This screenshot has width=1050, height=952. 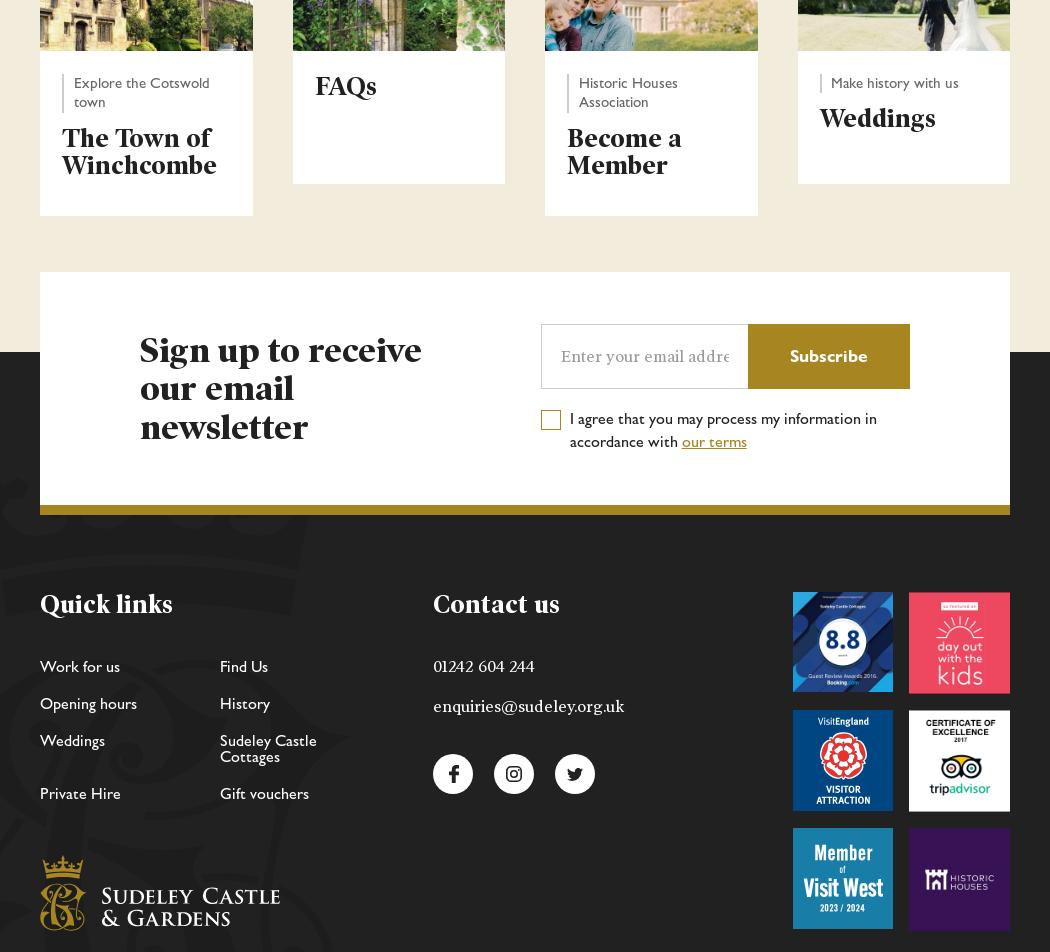 What do you see at coordinates (80, 666) in the screenshot?
I see `'Work for us'` at bounding box center [80, 666].